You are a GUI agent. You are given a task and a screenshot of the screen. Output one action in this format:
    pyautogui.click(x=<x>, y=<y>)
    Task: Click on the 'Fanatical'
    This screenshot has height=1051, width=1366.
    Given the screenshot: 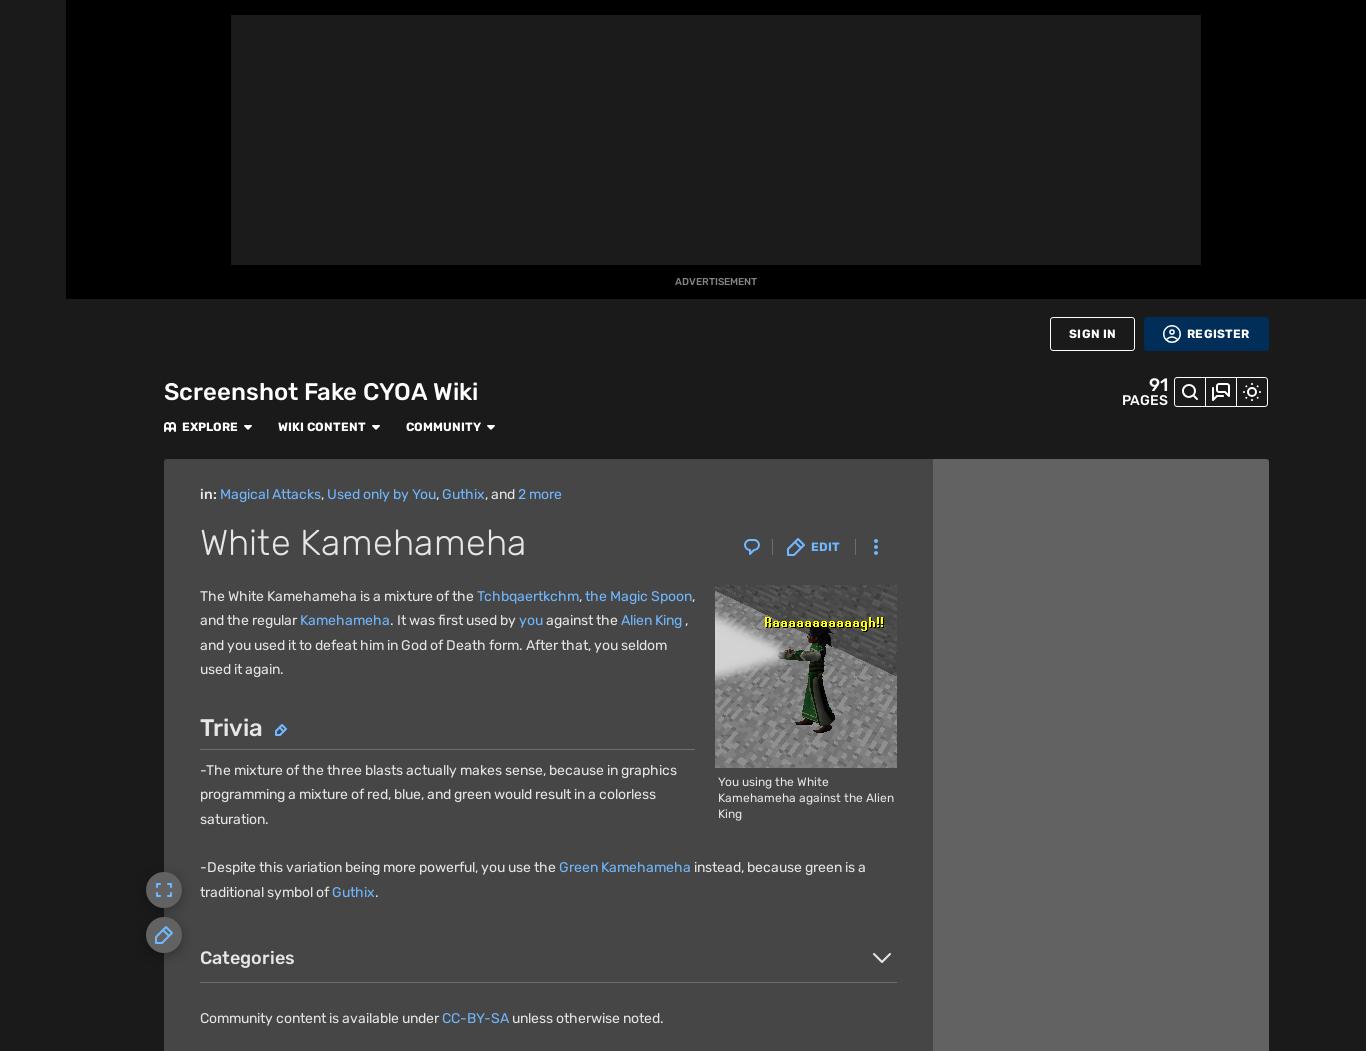 What is the action you would take?
    pyautogui.click(x=253, y=1018)
    